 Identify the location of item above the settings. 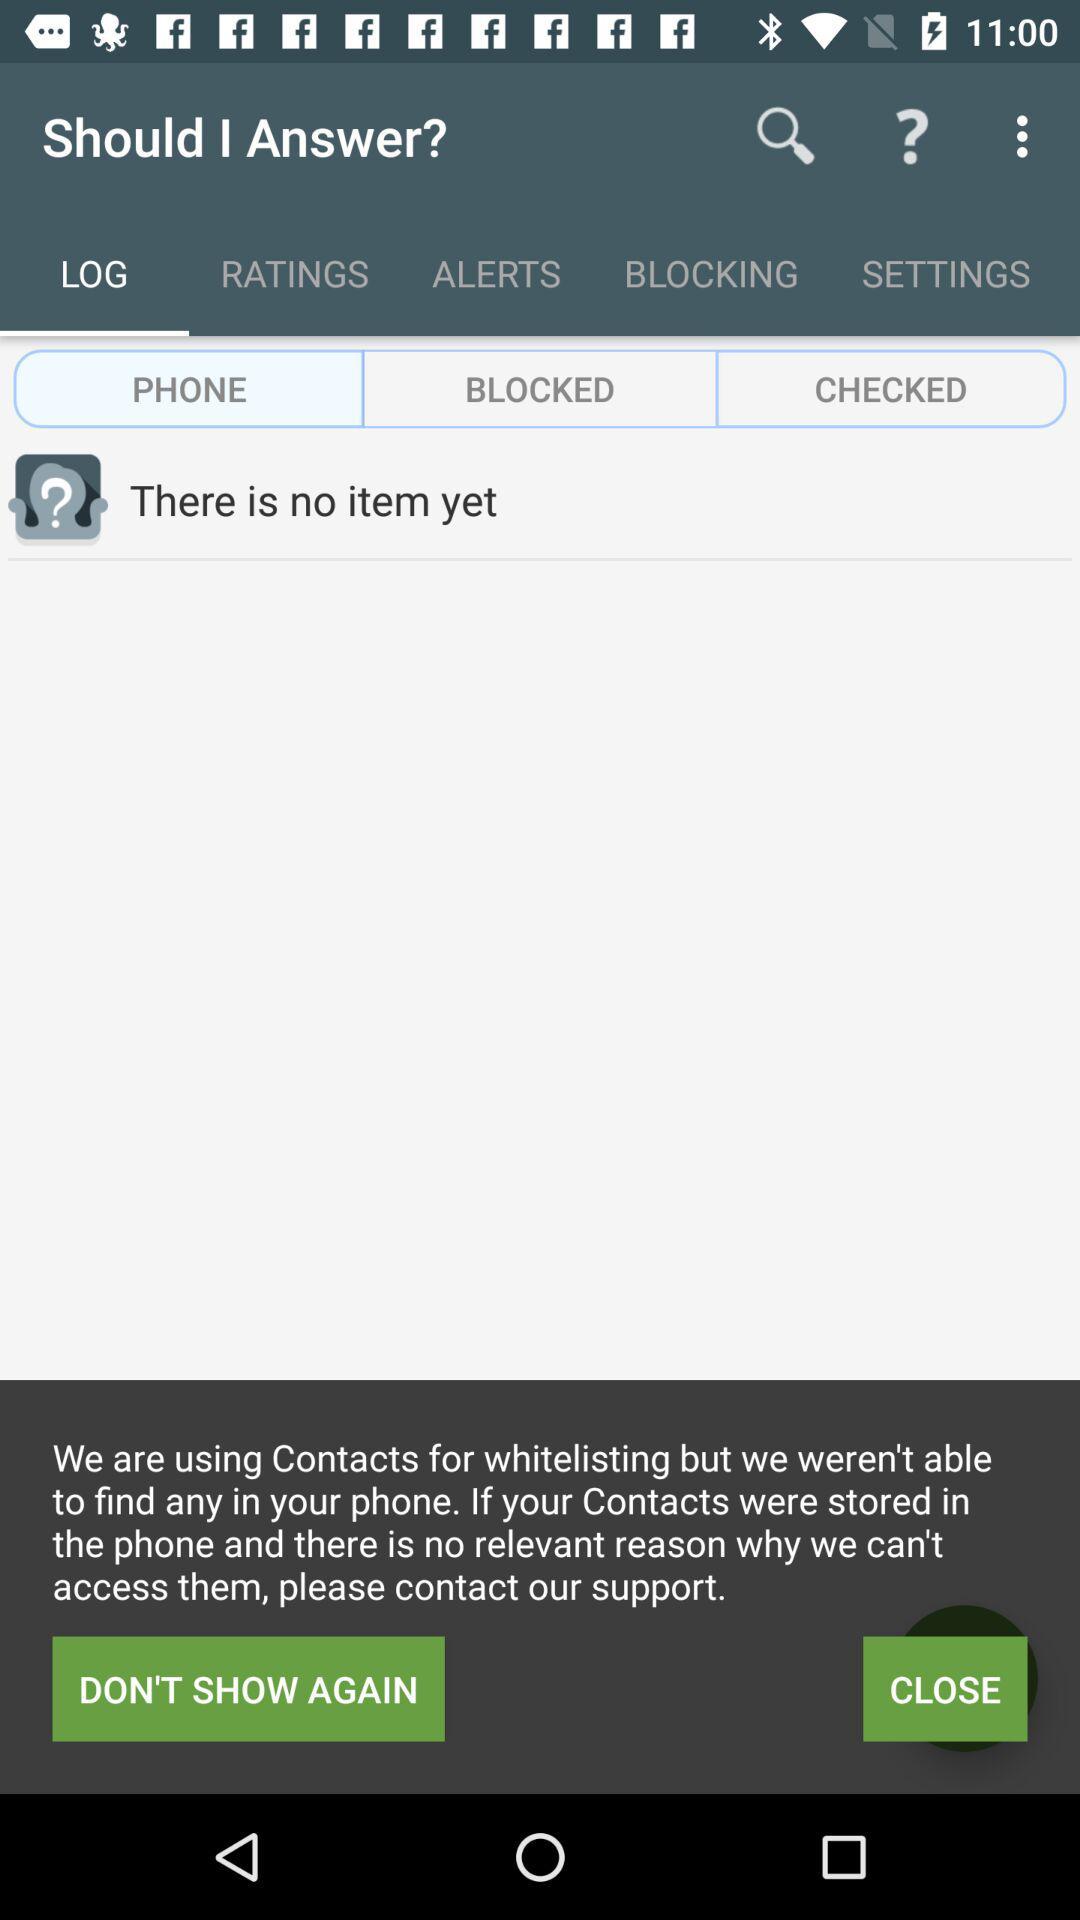
(911, 135).